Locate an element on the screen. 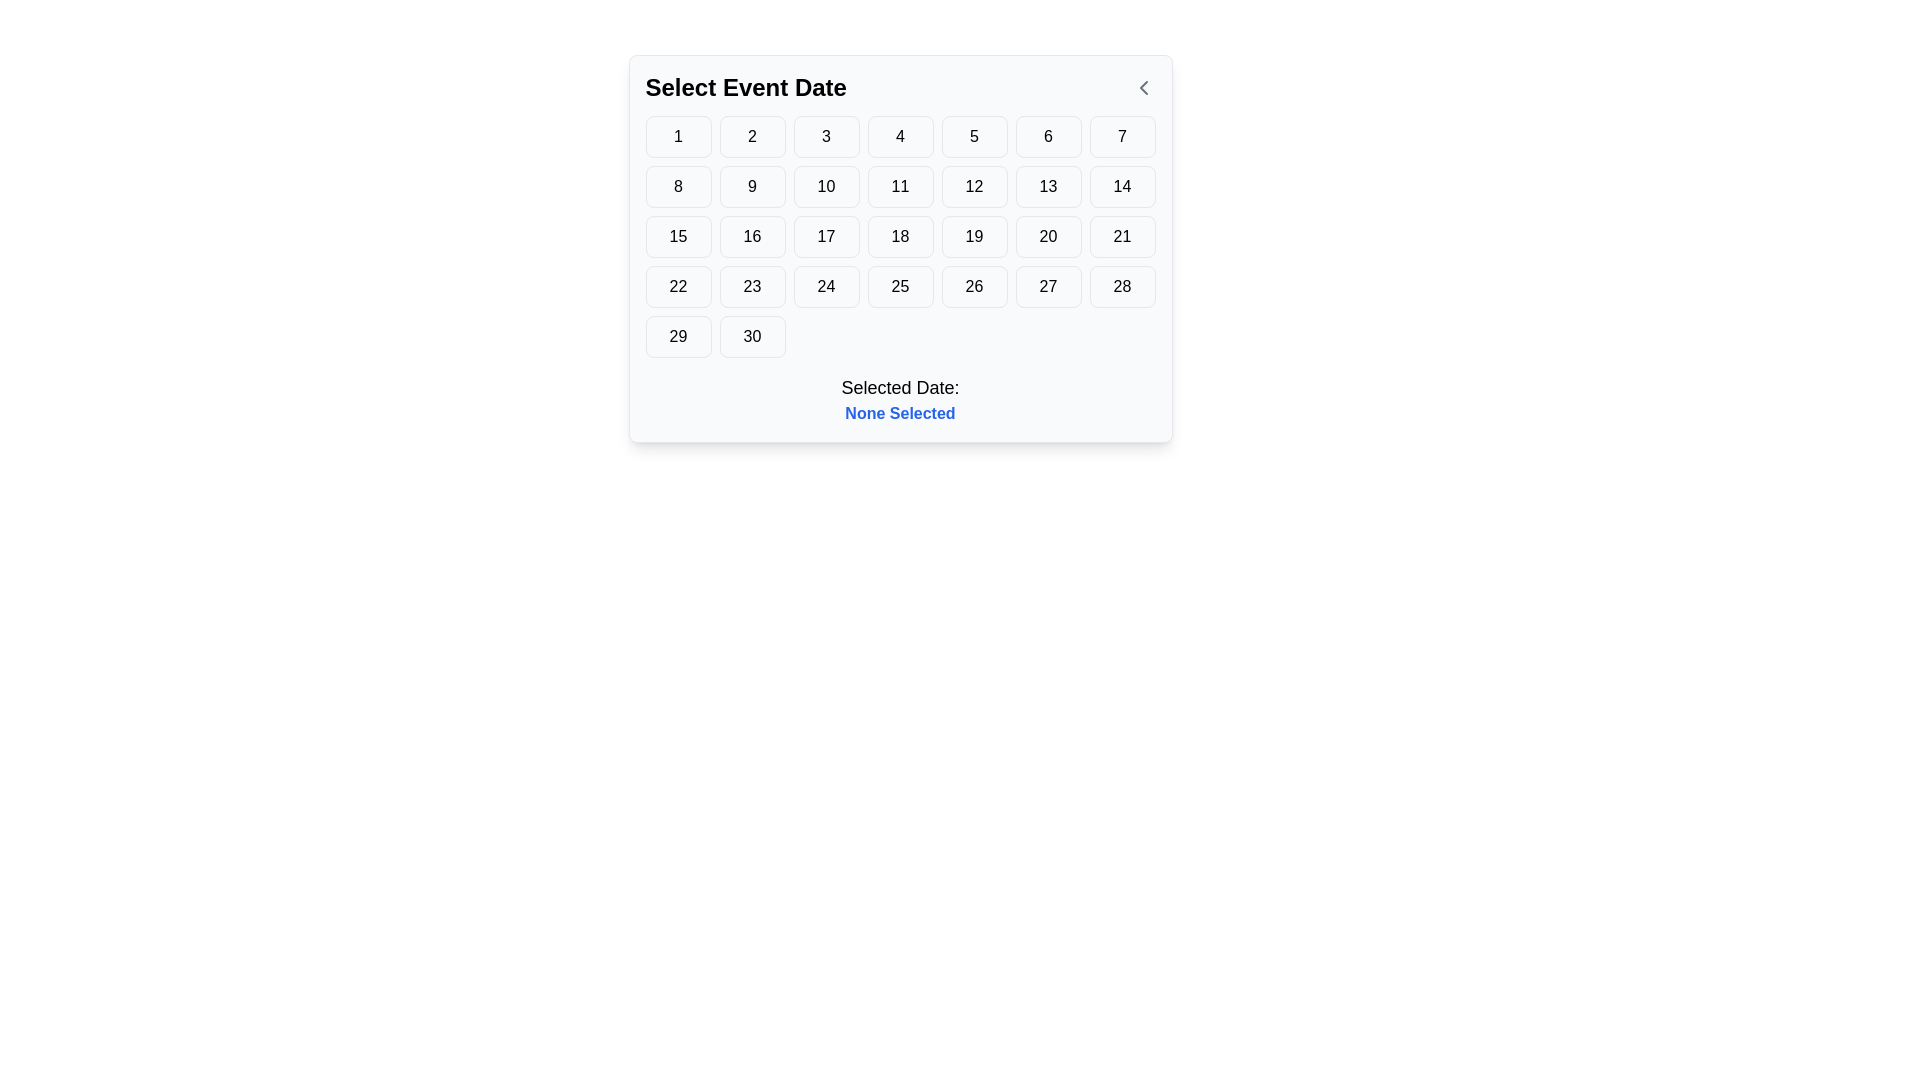  the Calendar Date Selector is located at coordinates (899, 248).